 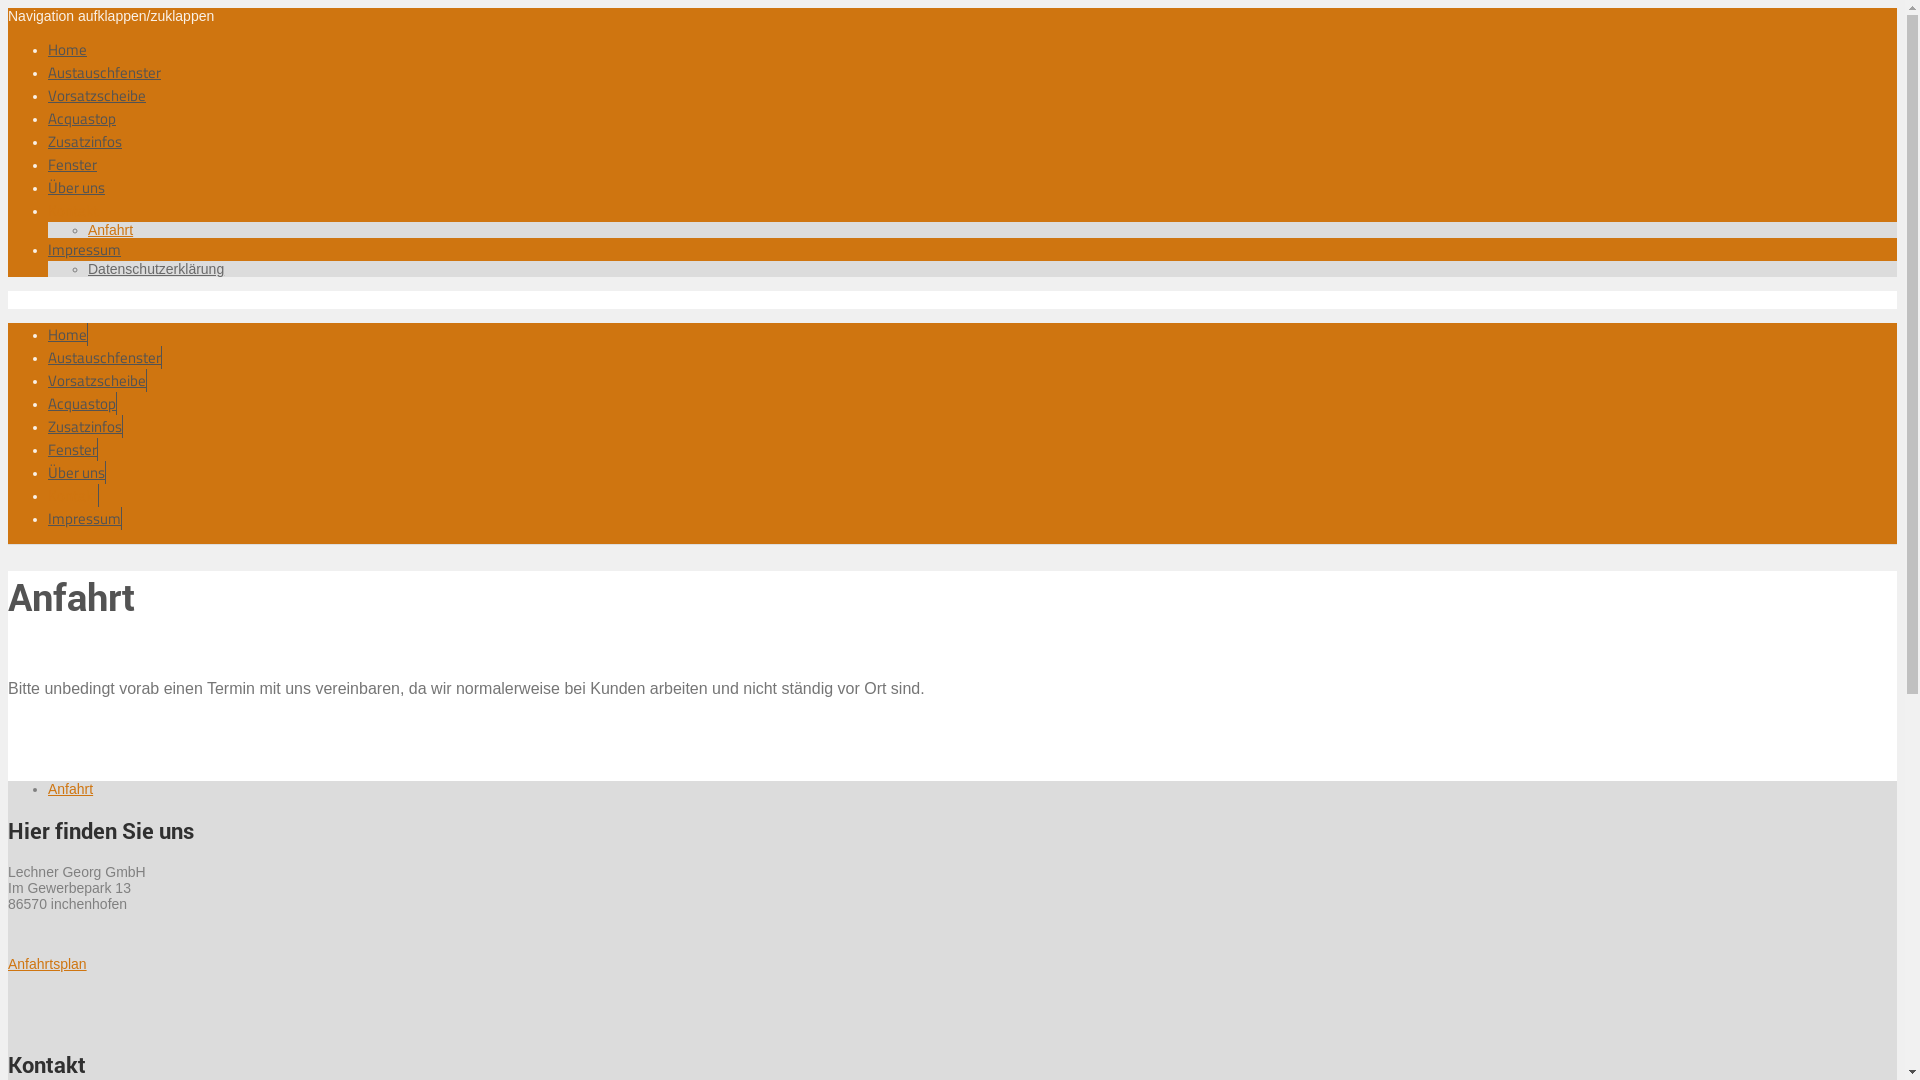 I want to click on 'Kontakt', so click(x=48, y=495).